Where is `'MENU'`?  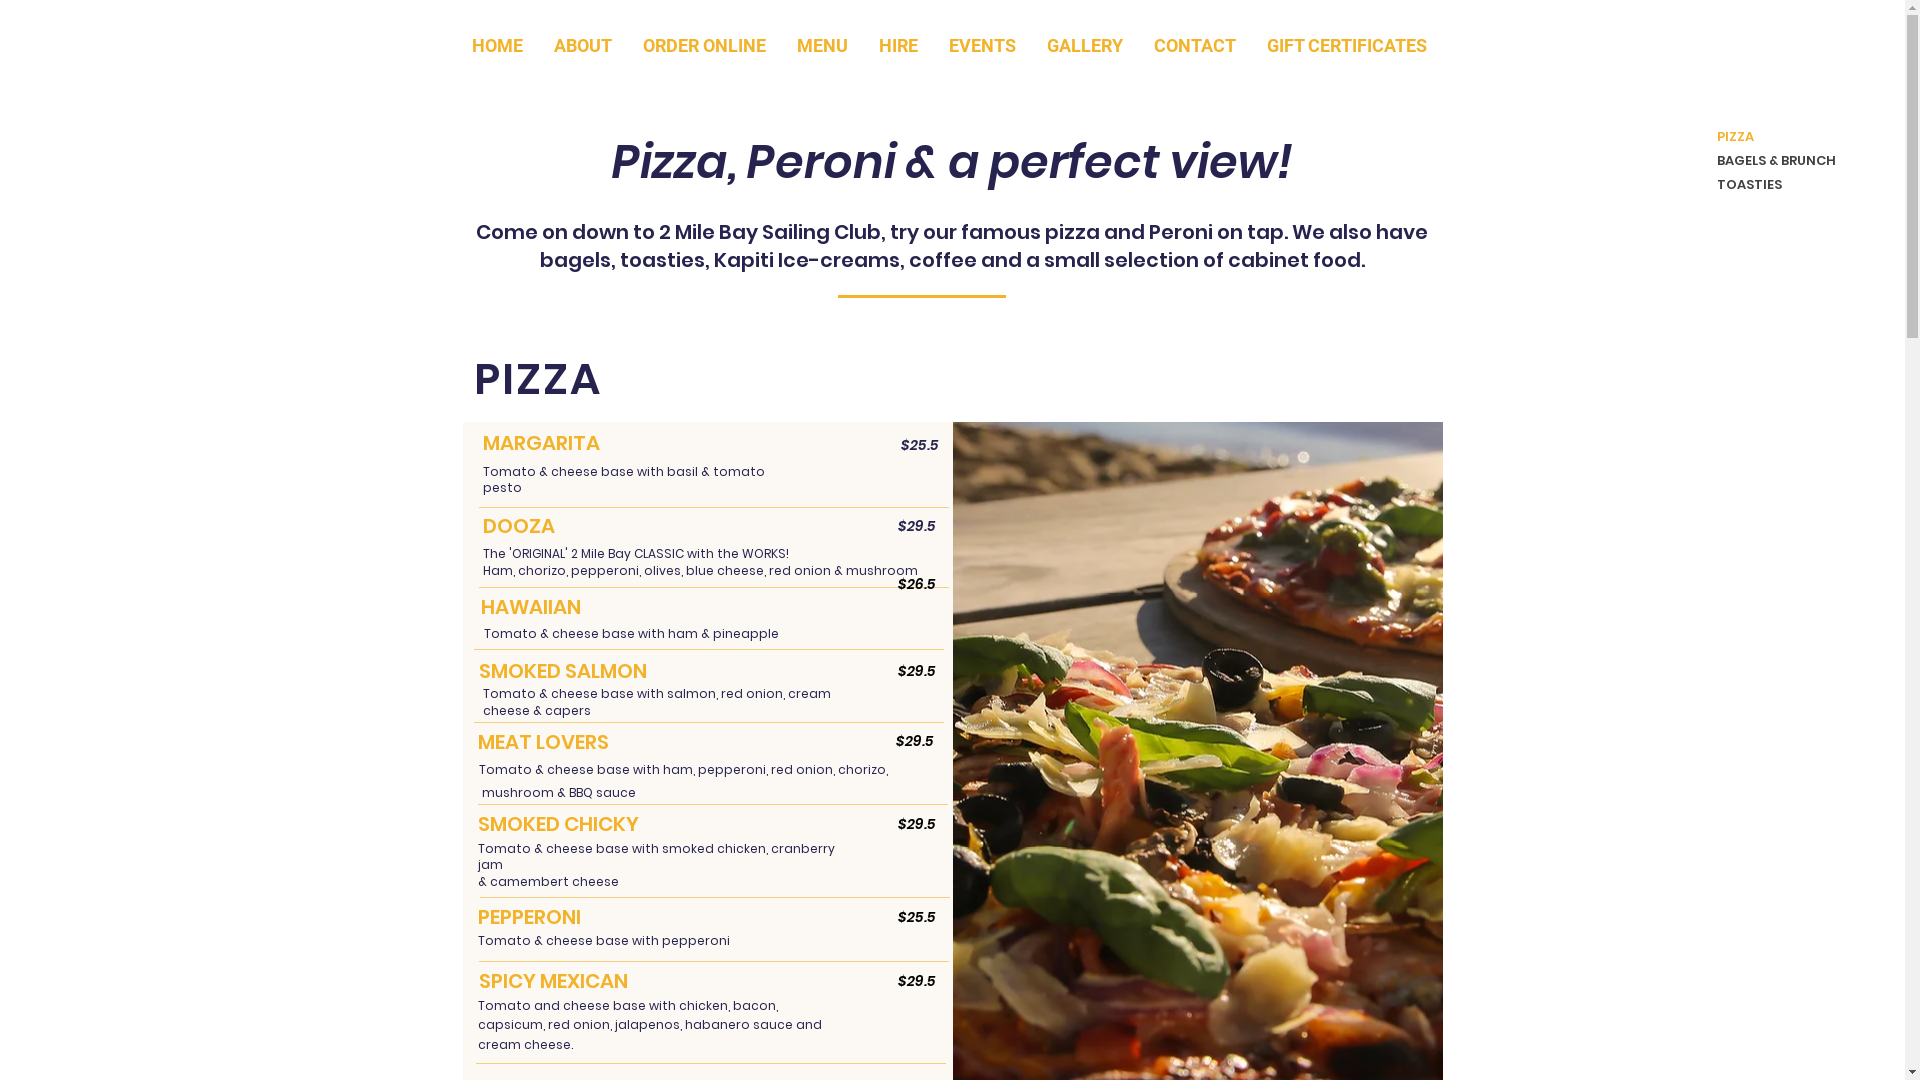 'MENU' is located at coordinates (822, 45).